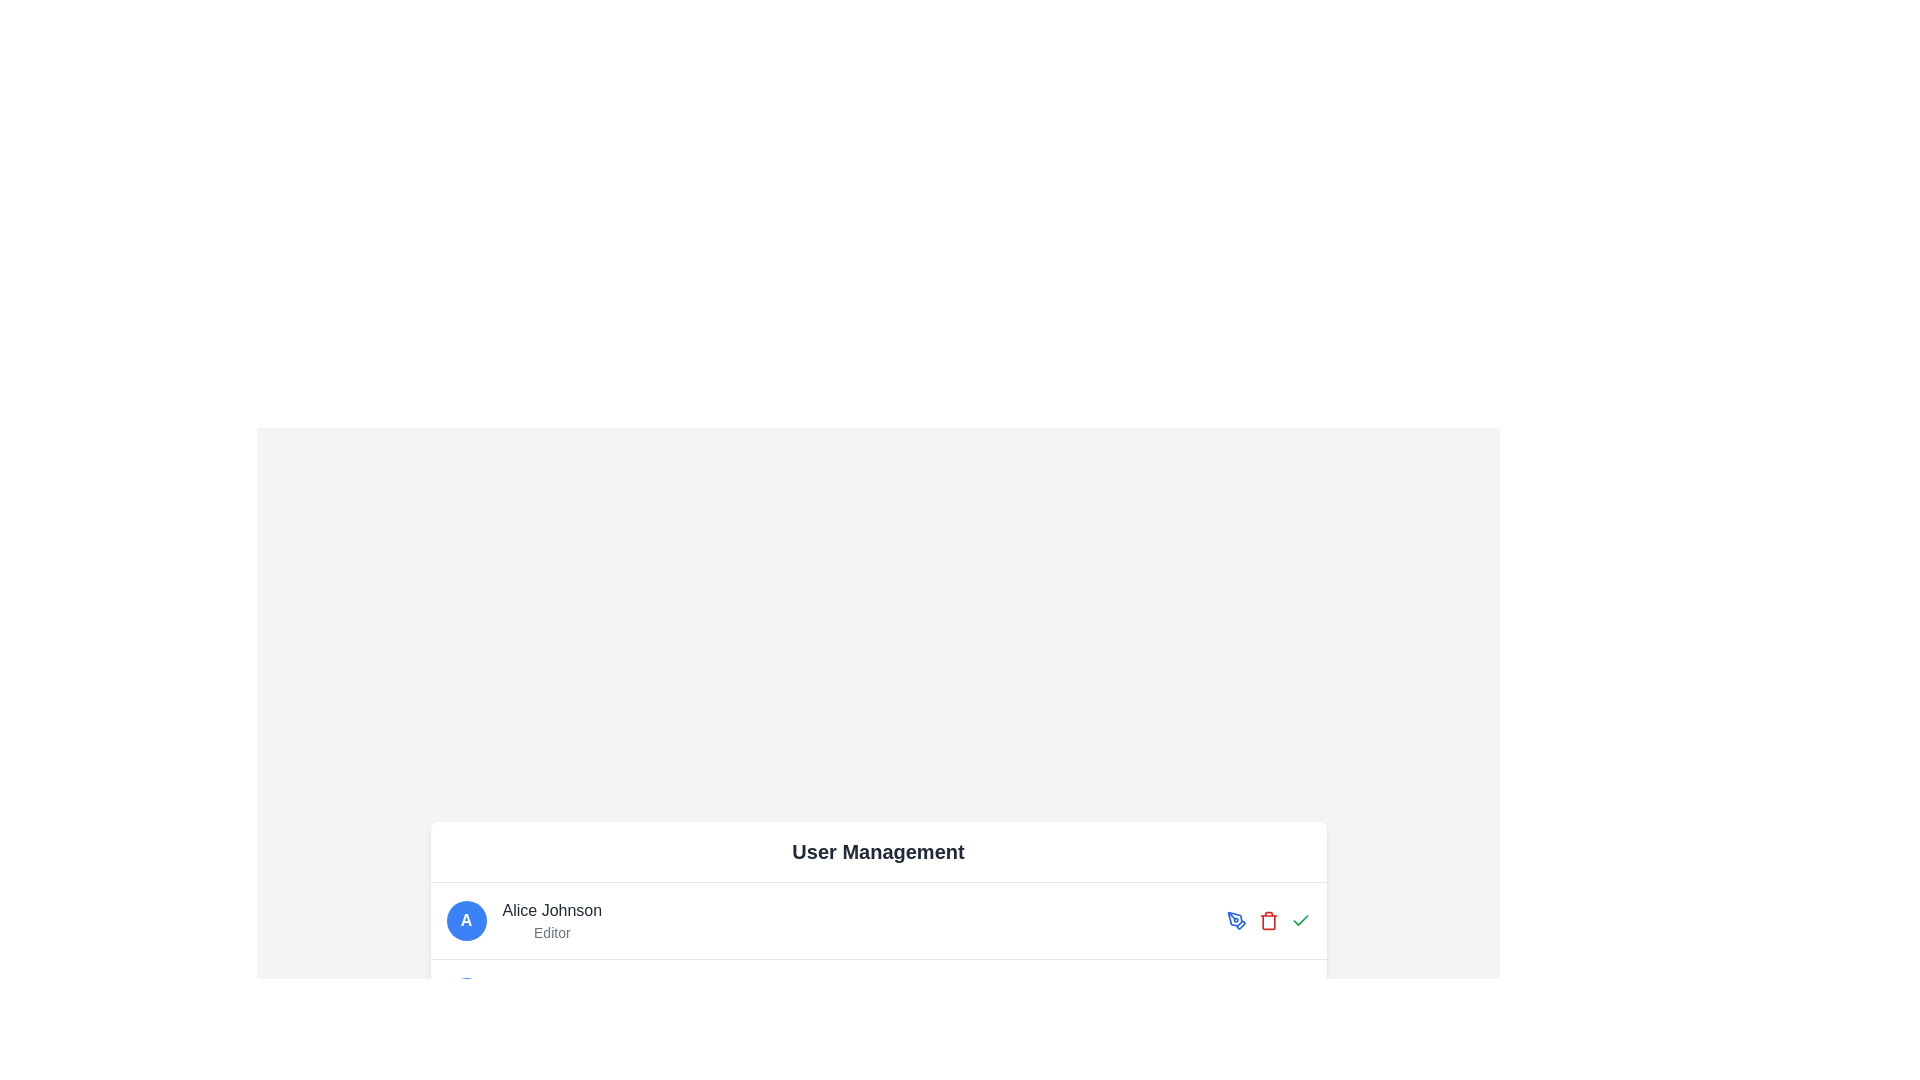 This screenshot has width=1920, height=1080. What do you see at coordinates (552, 933) in the screenshot?
I see `the text label displaying the role or designation of the user 'Alice Johnson', located below the name and beside the circular avatar` at bounding box center [552, 933].